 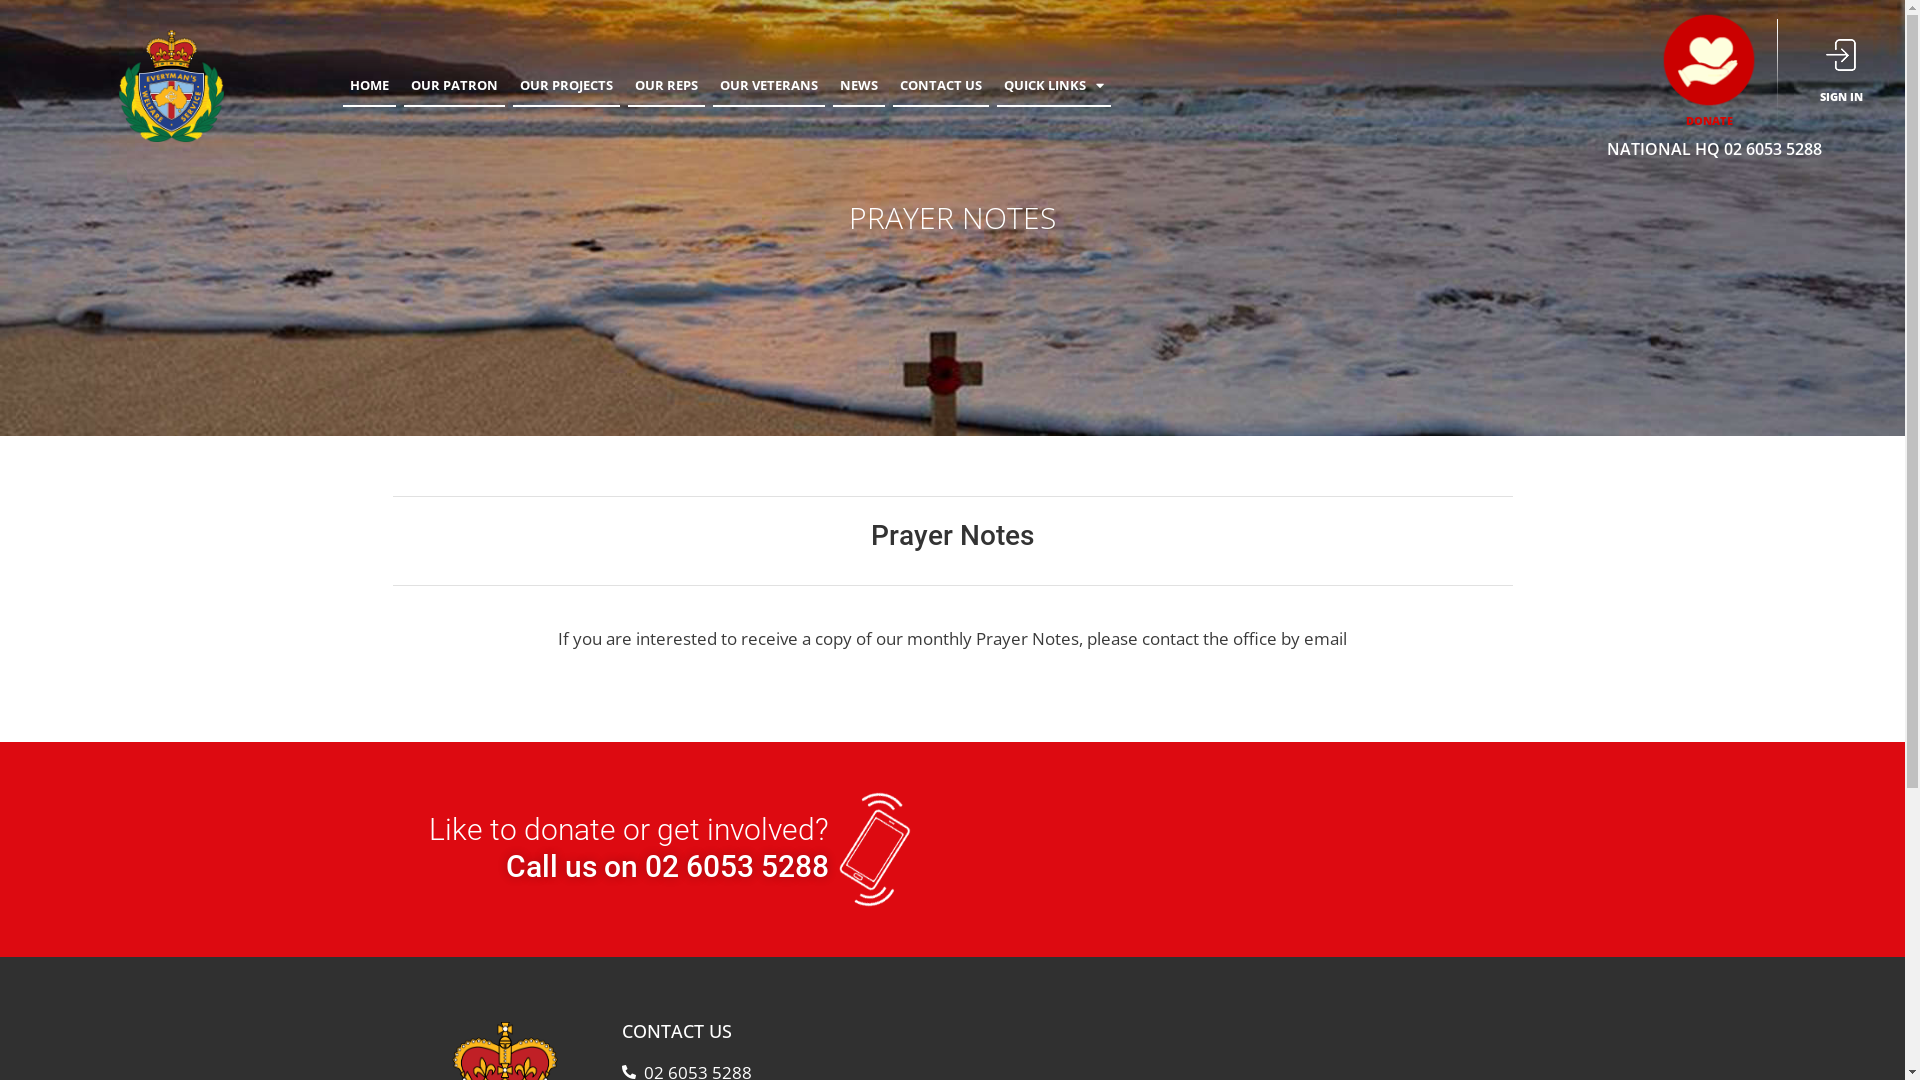 I want to click on 'HOME', so click(x=369, y=84).